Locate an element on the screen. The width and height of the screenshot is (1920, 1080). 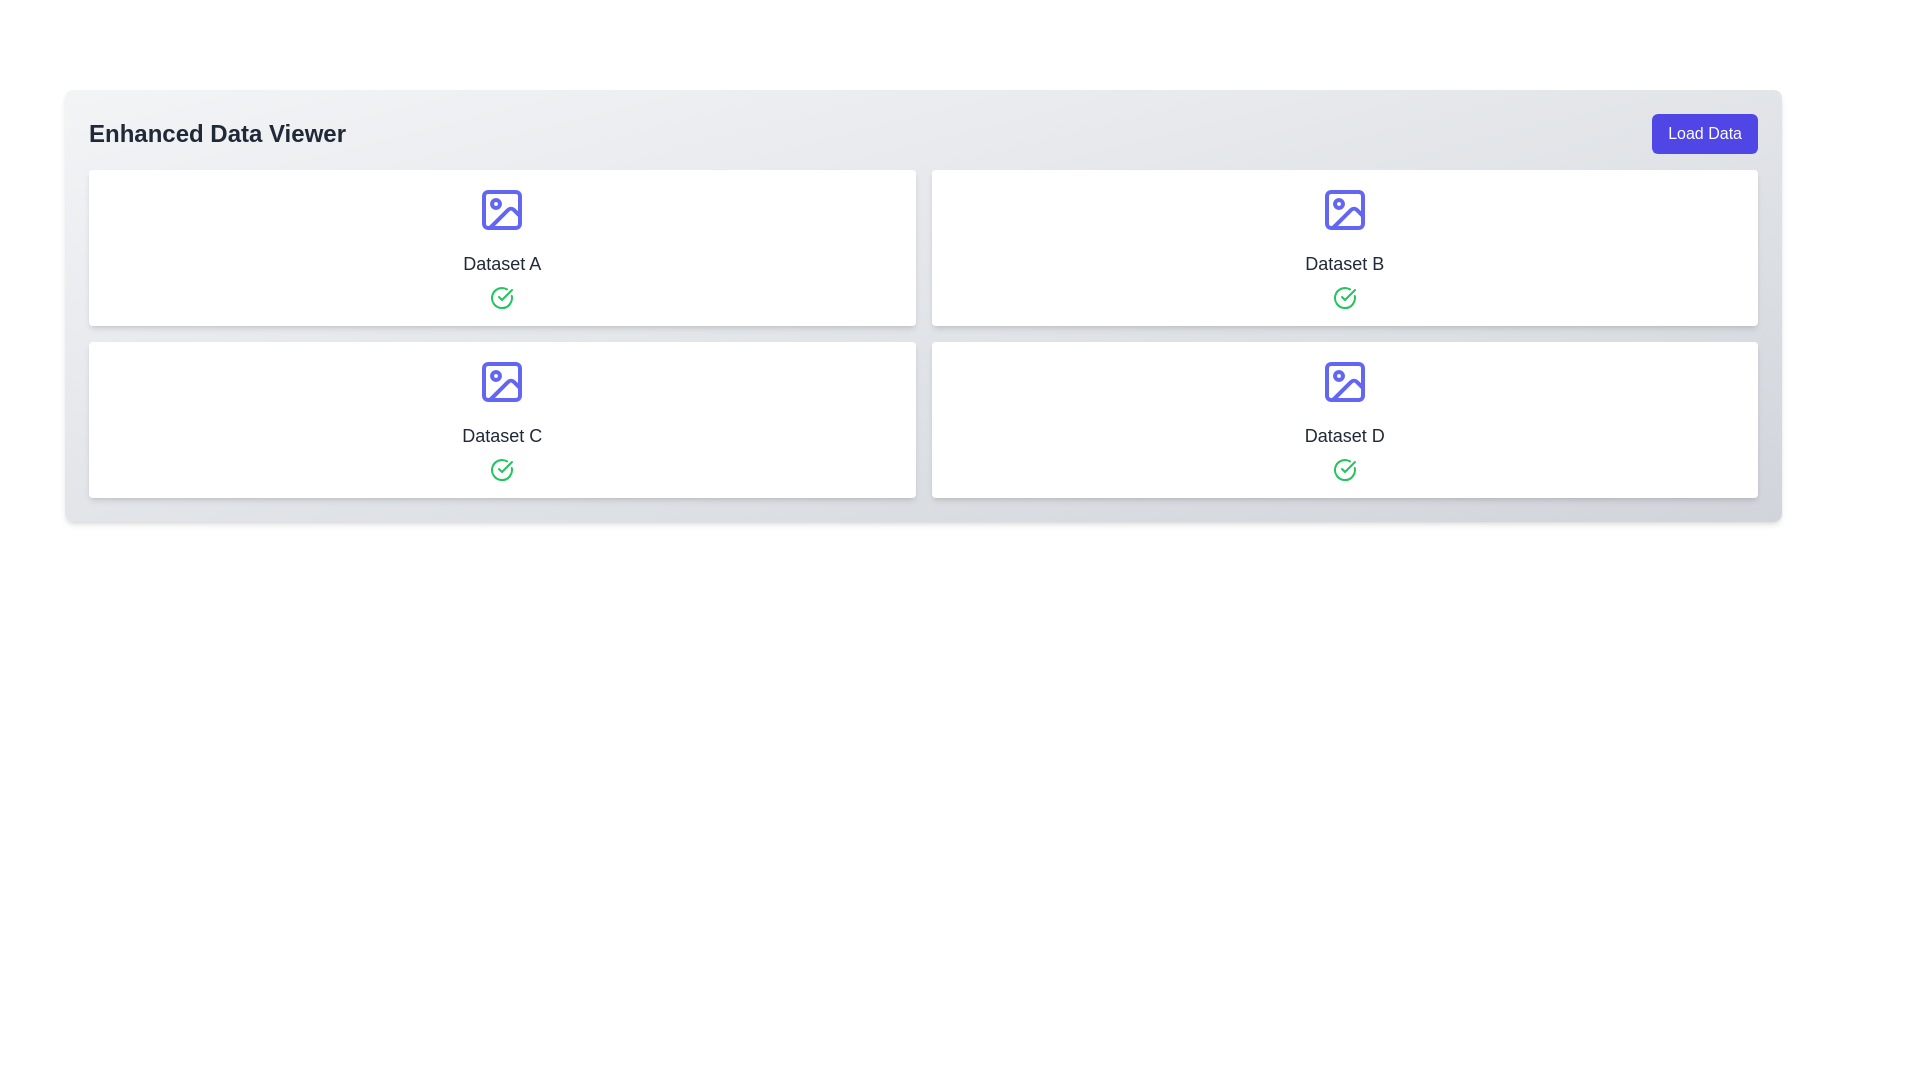
the decorative icon representing 'Dataset B', which is positioned centrally near the top of the 'Dataset B' panel, directly above the text 'Dataset B' is located at coordinates (1344, 209).